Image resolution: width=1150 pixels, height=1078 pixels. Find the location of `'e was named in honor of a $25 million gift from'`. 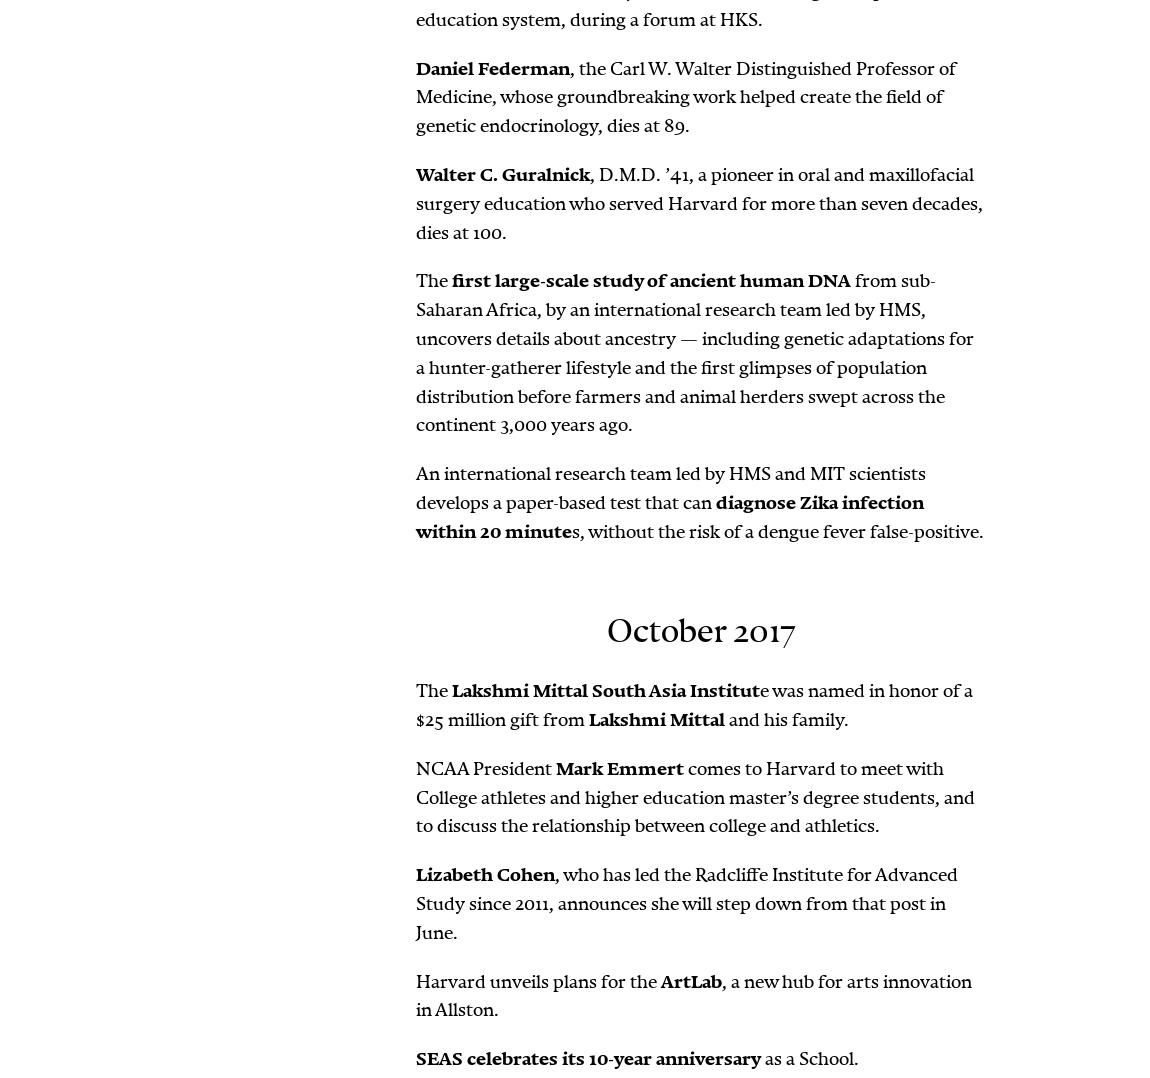

'e was named in honor of a $25 million gift from' is located at coordinates (693, 704).